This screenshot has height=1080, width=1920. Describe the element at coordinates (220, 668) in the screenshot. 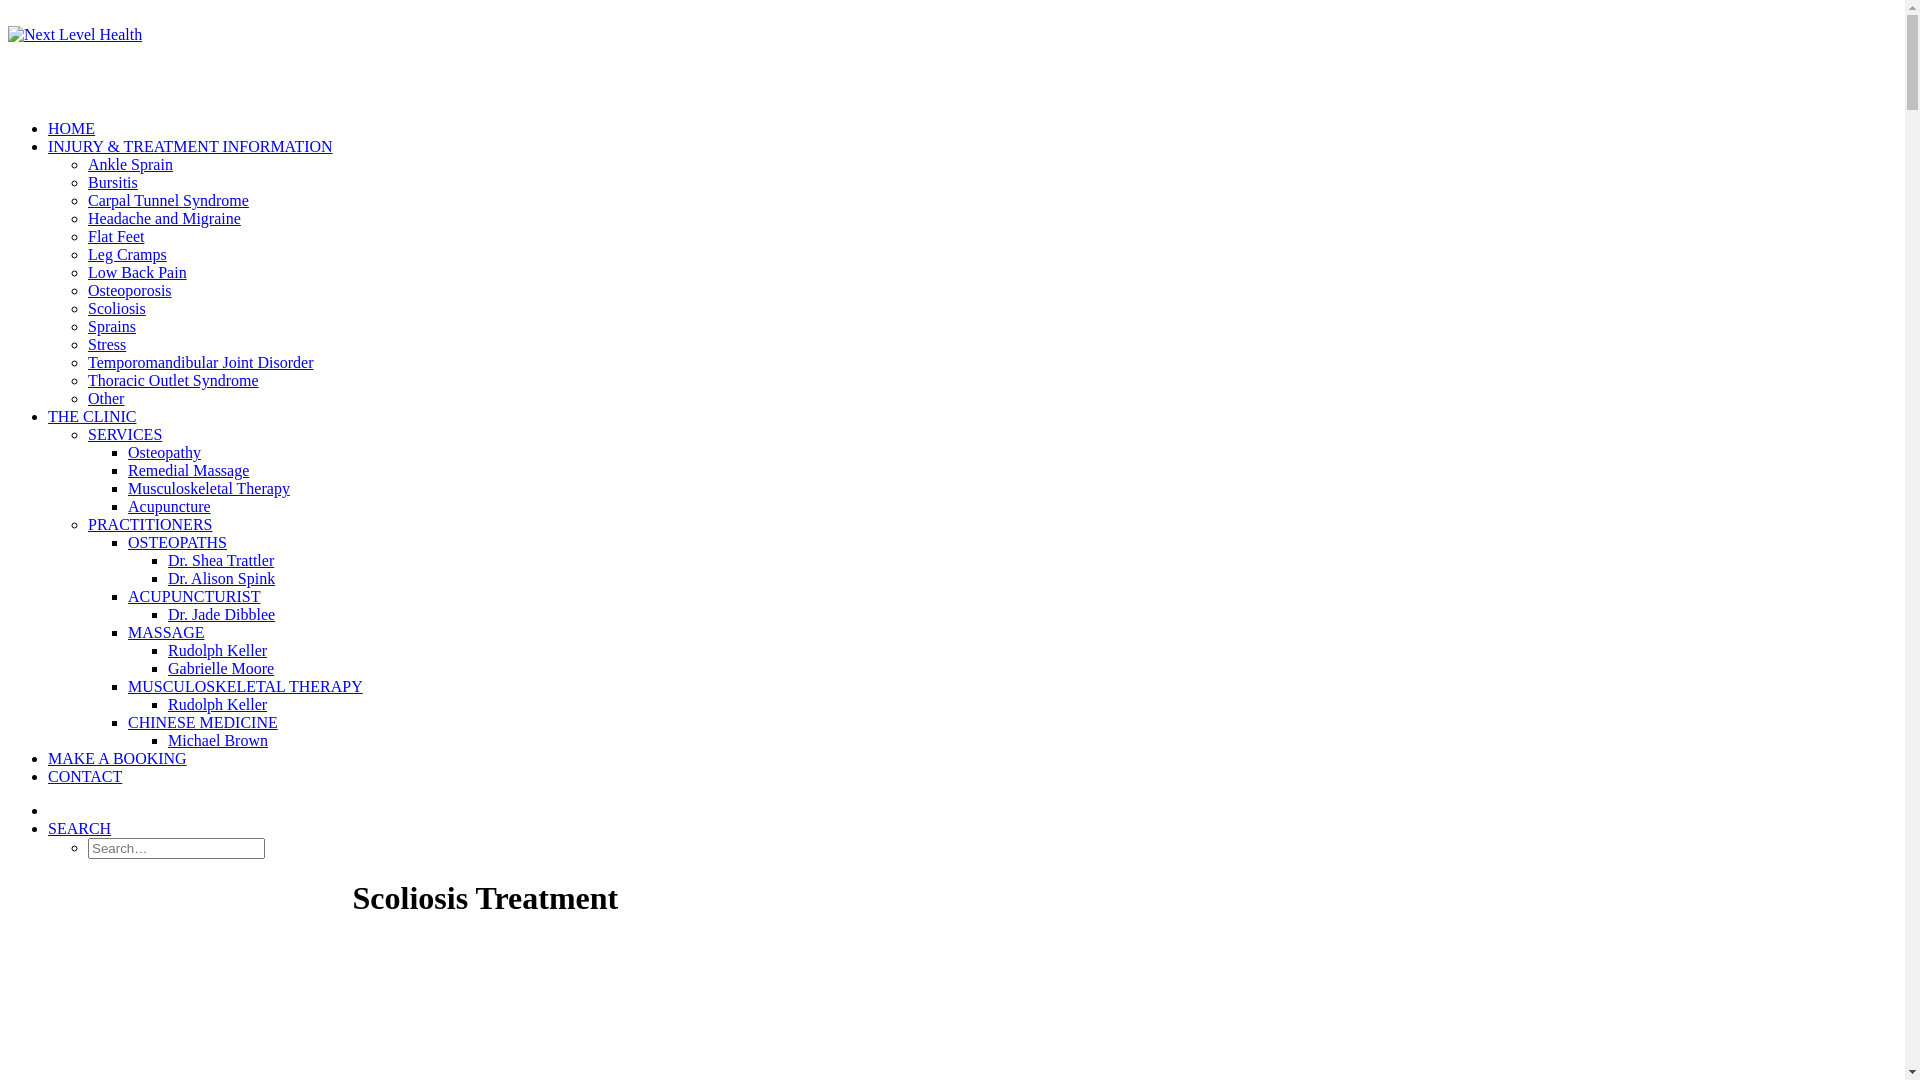

I see `'Gabrielle Moore'` at that location.